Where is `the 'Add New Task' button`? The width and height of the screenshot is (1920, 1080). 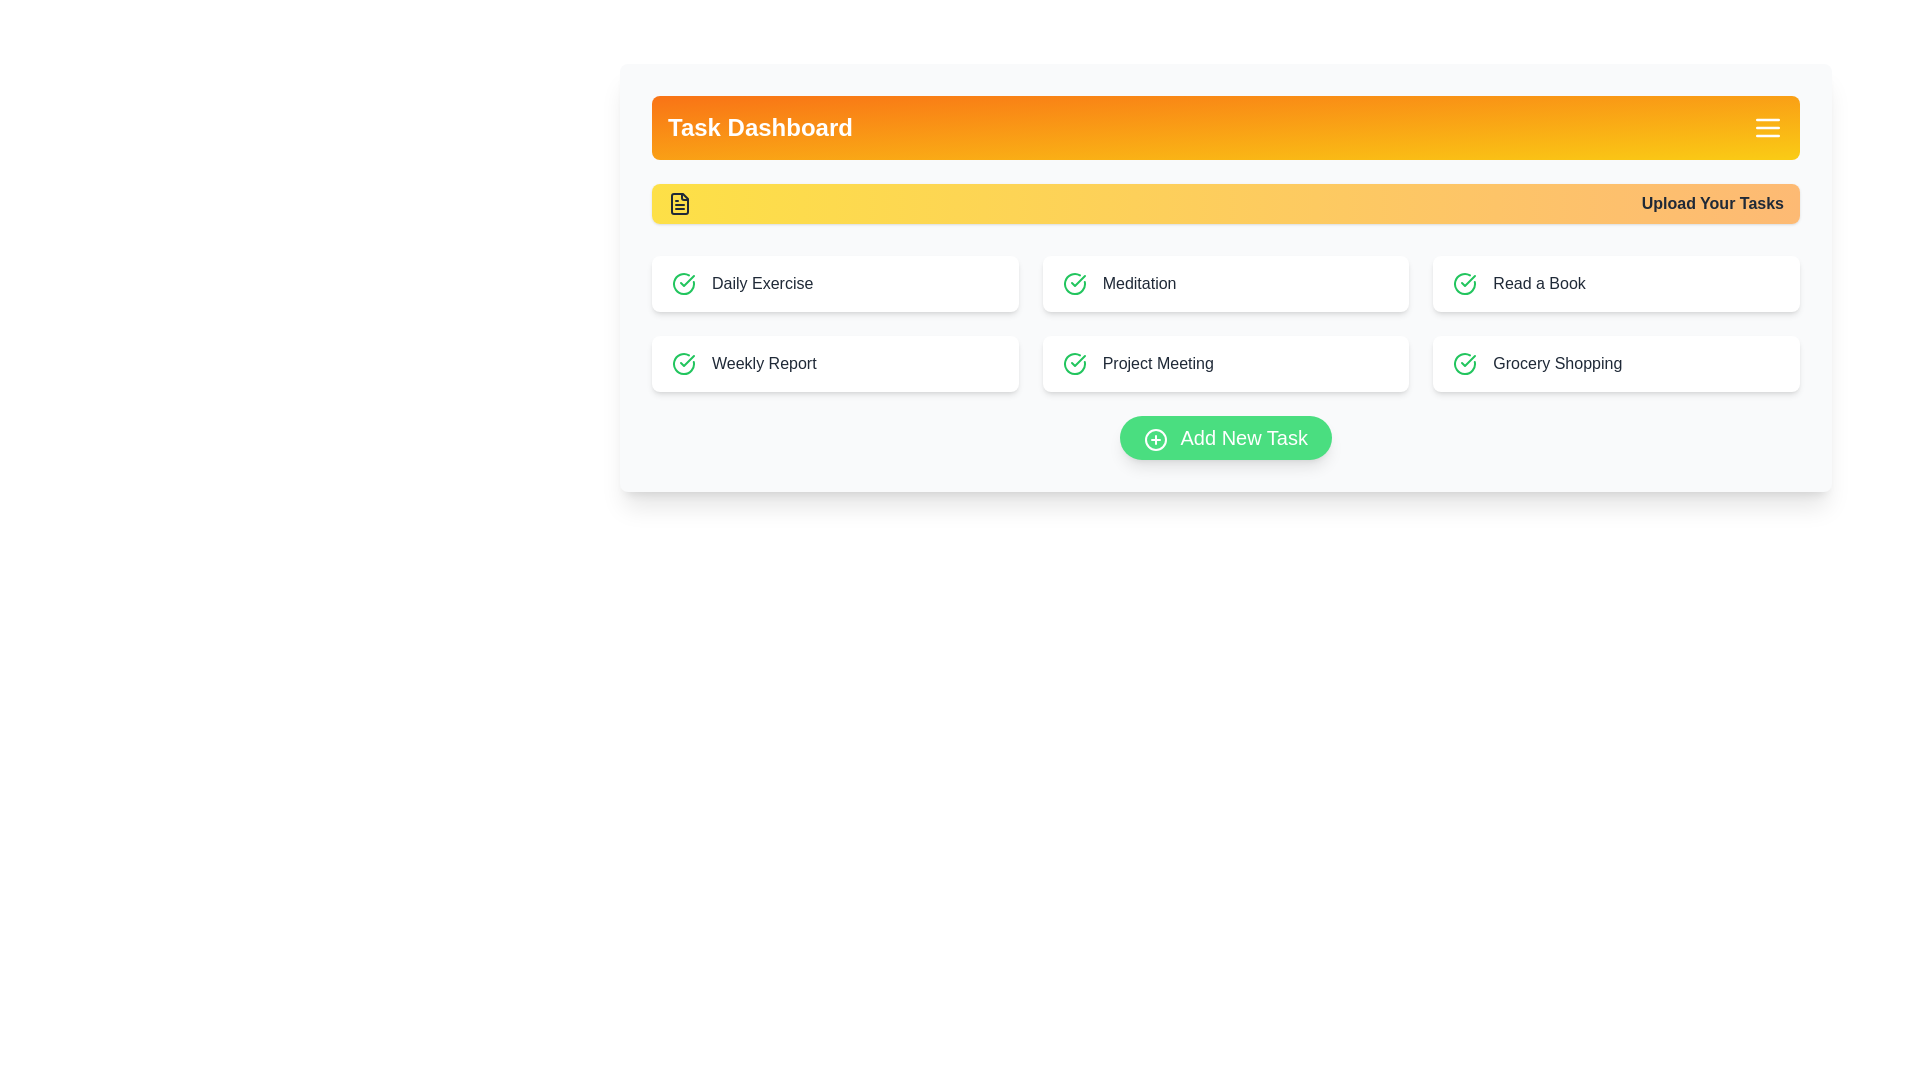
the 'Add New Task' button is located at coordinates (1224, 437).